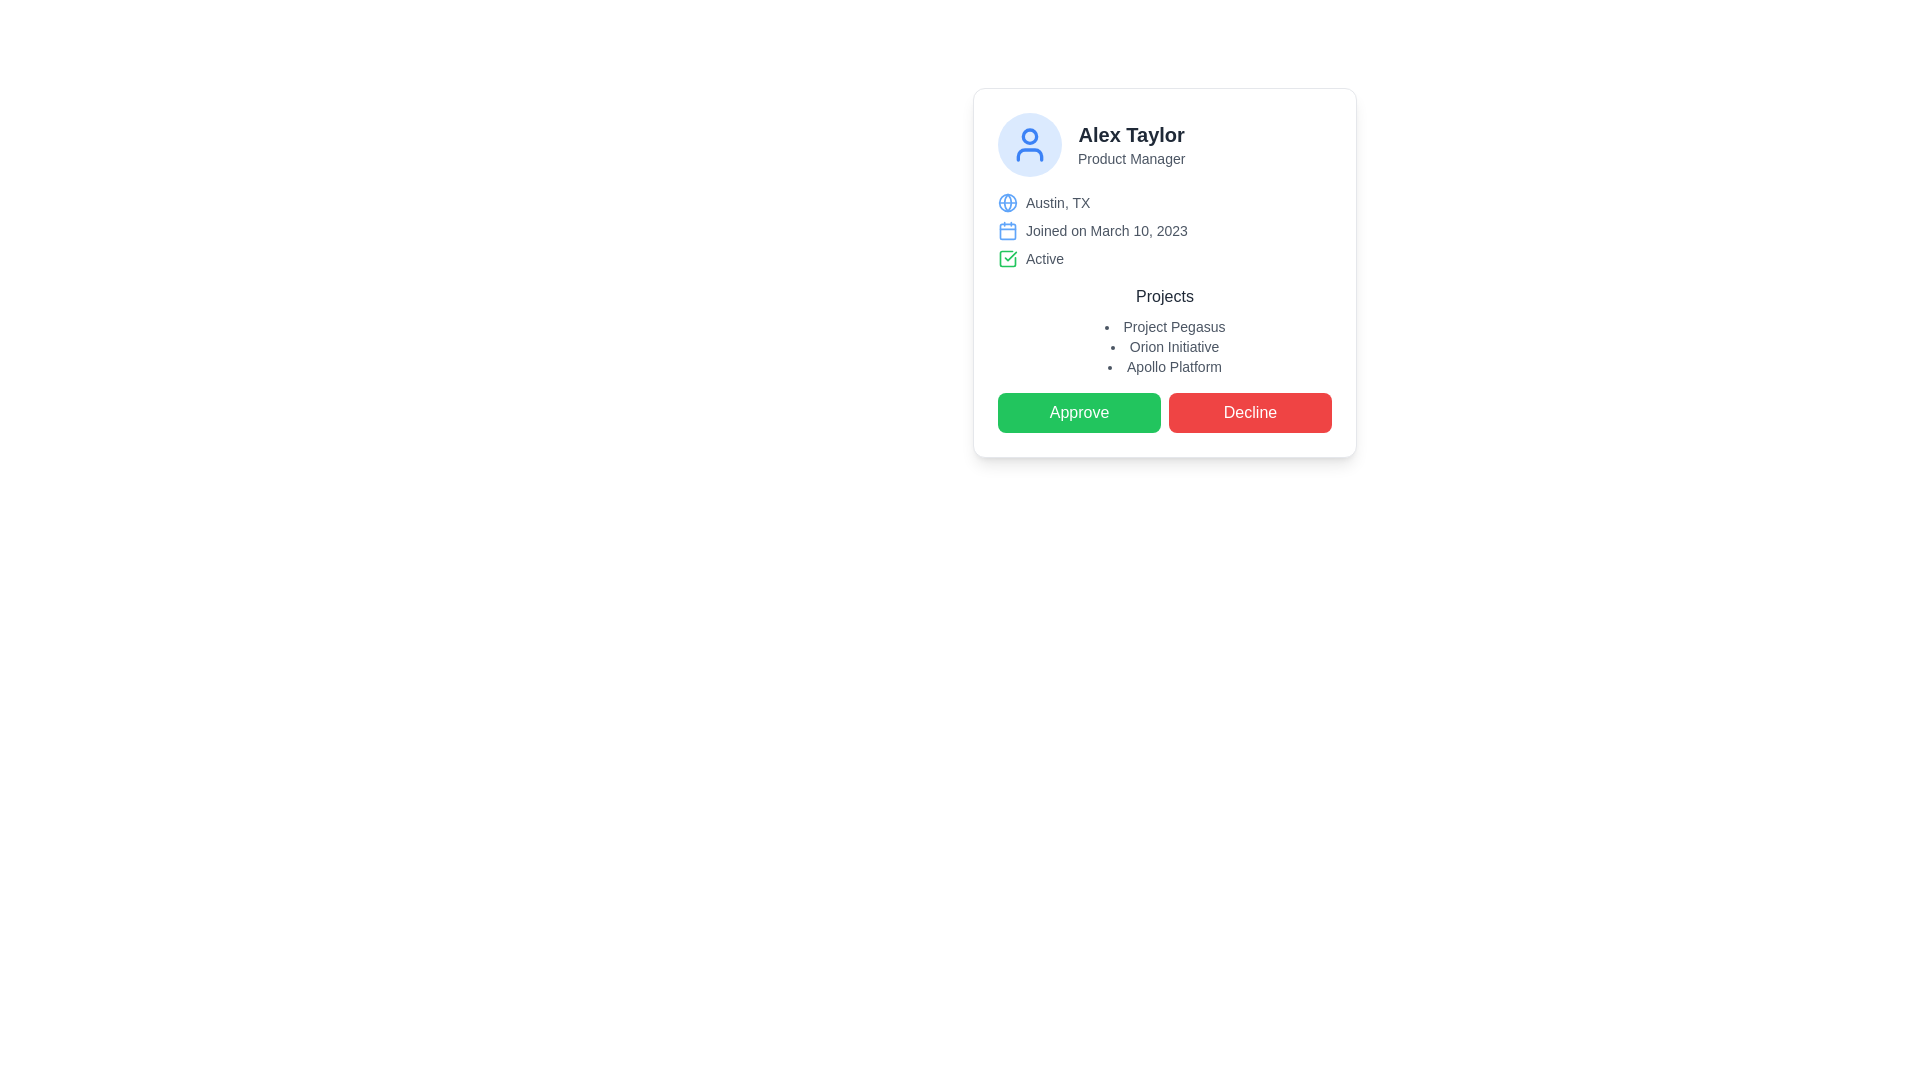  I want to click on the Information panel that displays location, joining date, and status, which is centrally located between the user's name and their role, and the project section below, so click(1165, 230).